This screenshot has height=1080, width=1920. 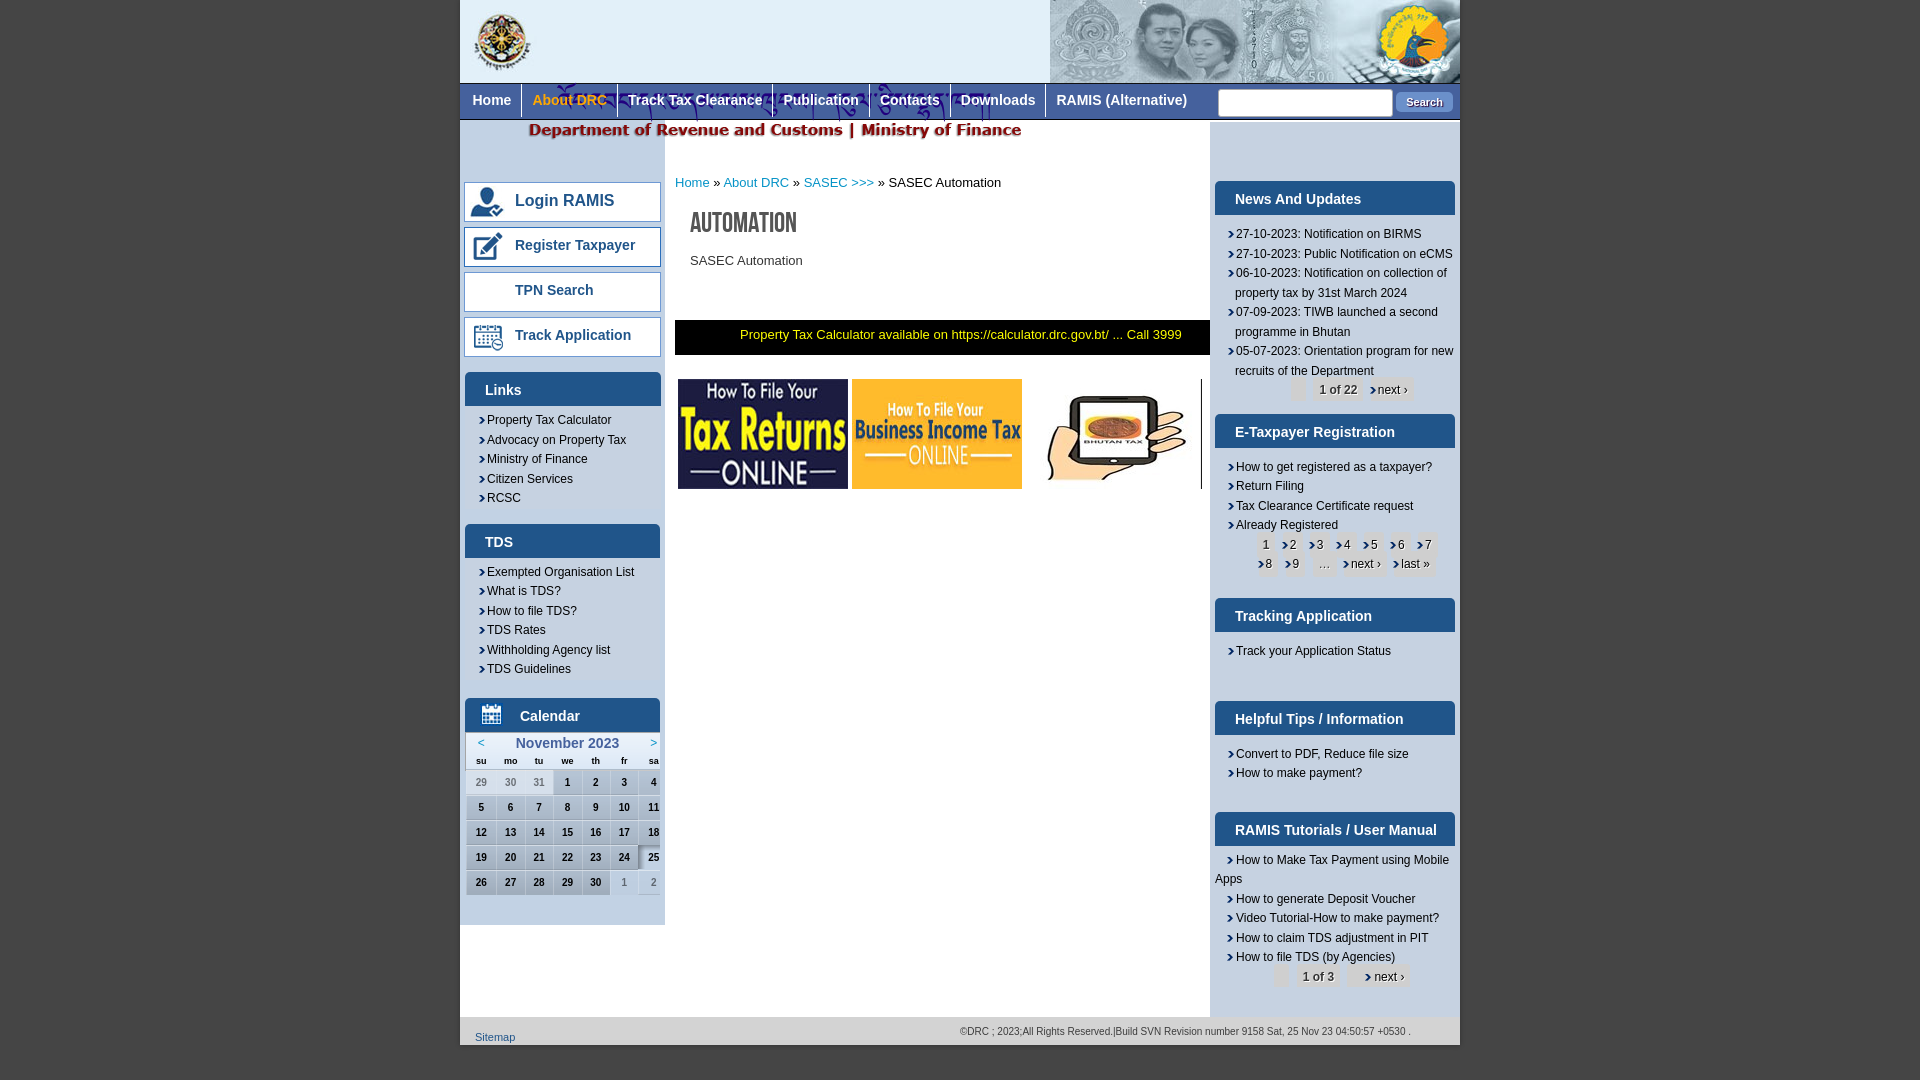 What do you see at coordinates (1281, 523) in the screenshot?
I see `'Already Registered'` at bounding box center [1281, 523].